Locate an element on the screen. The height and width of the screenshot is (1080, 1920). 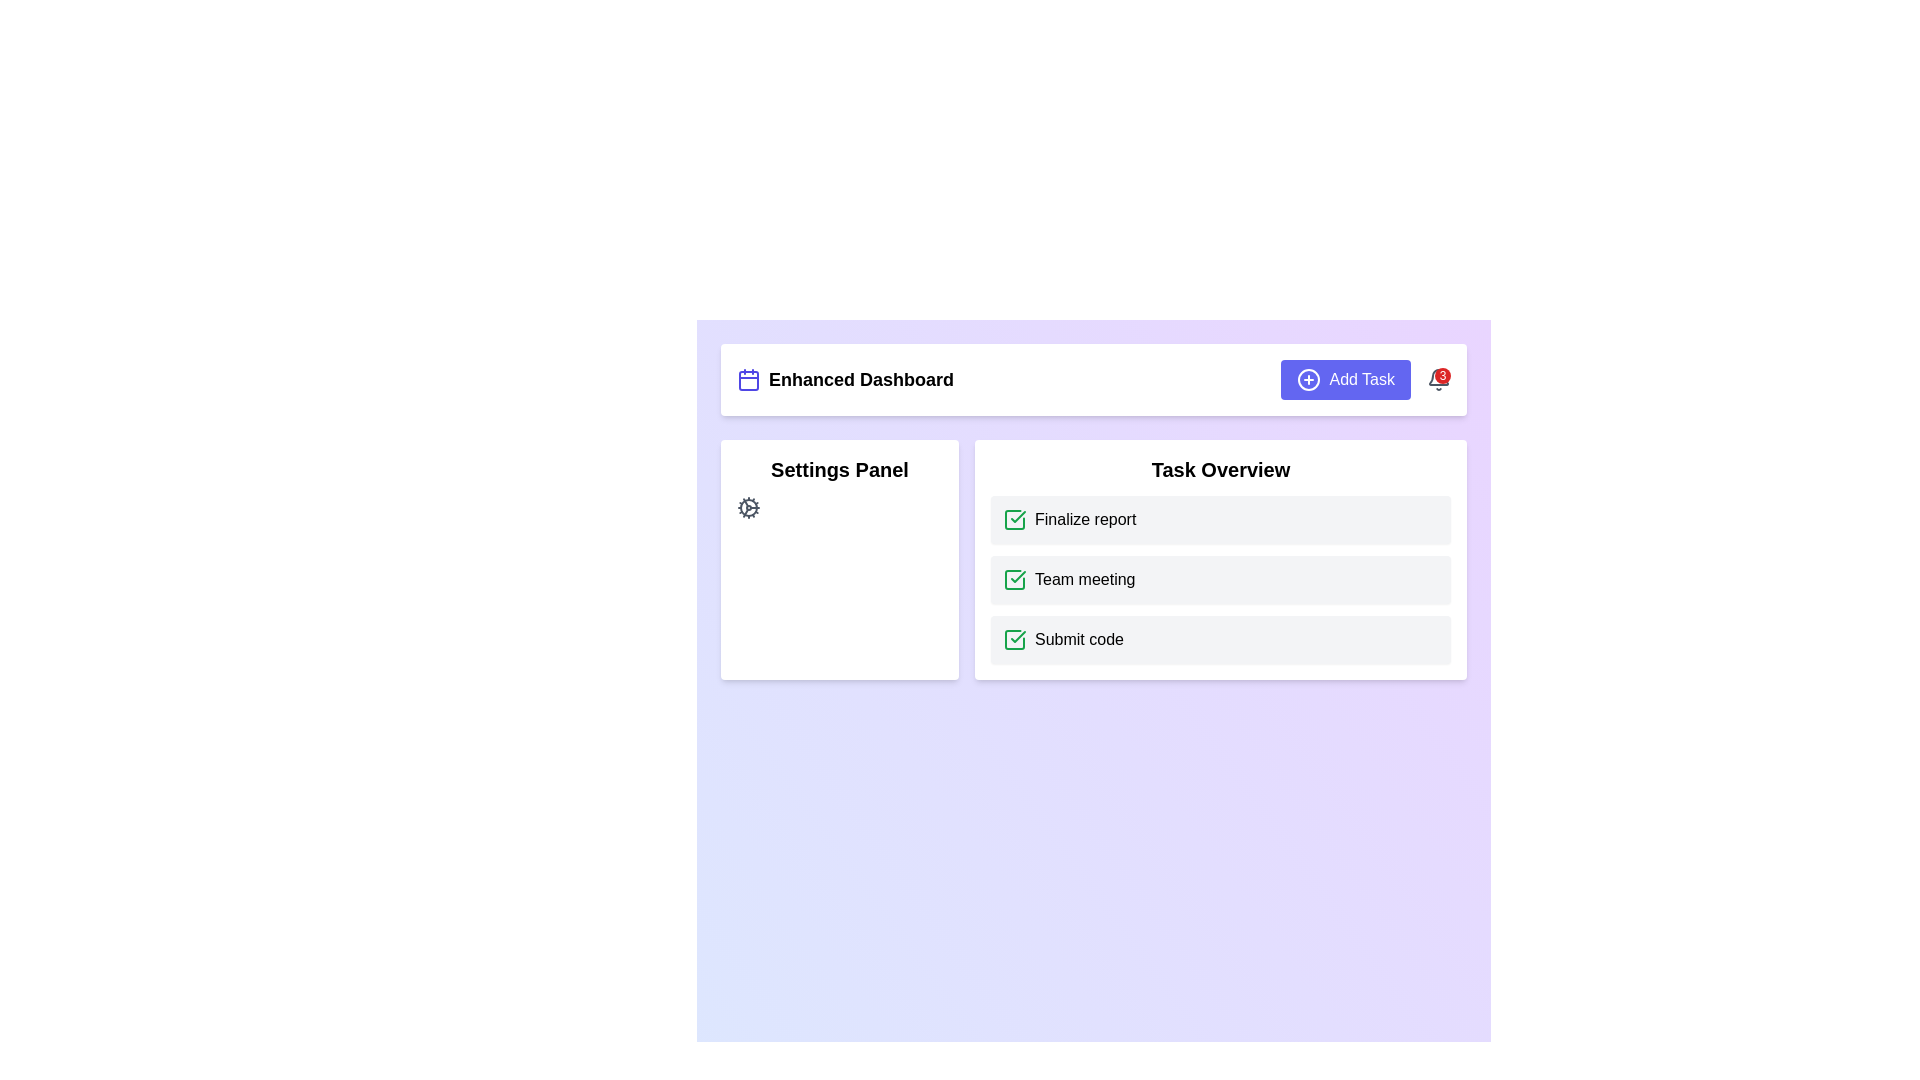
the 'Add Task' button by clicking on the adding icon located to the left of the text 'Add Task' in the upper-right section of the interface is located at coordinates (1309, 380).